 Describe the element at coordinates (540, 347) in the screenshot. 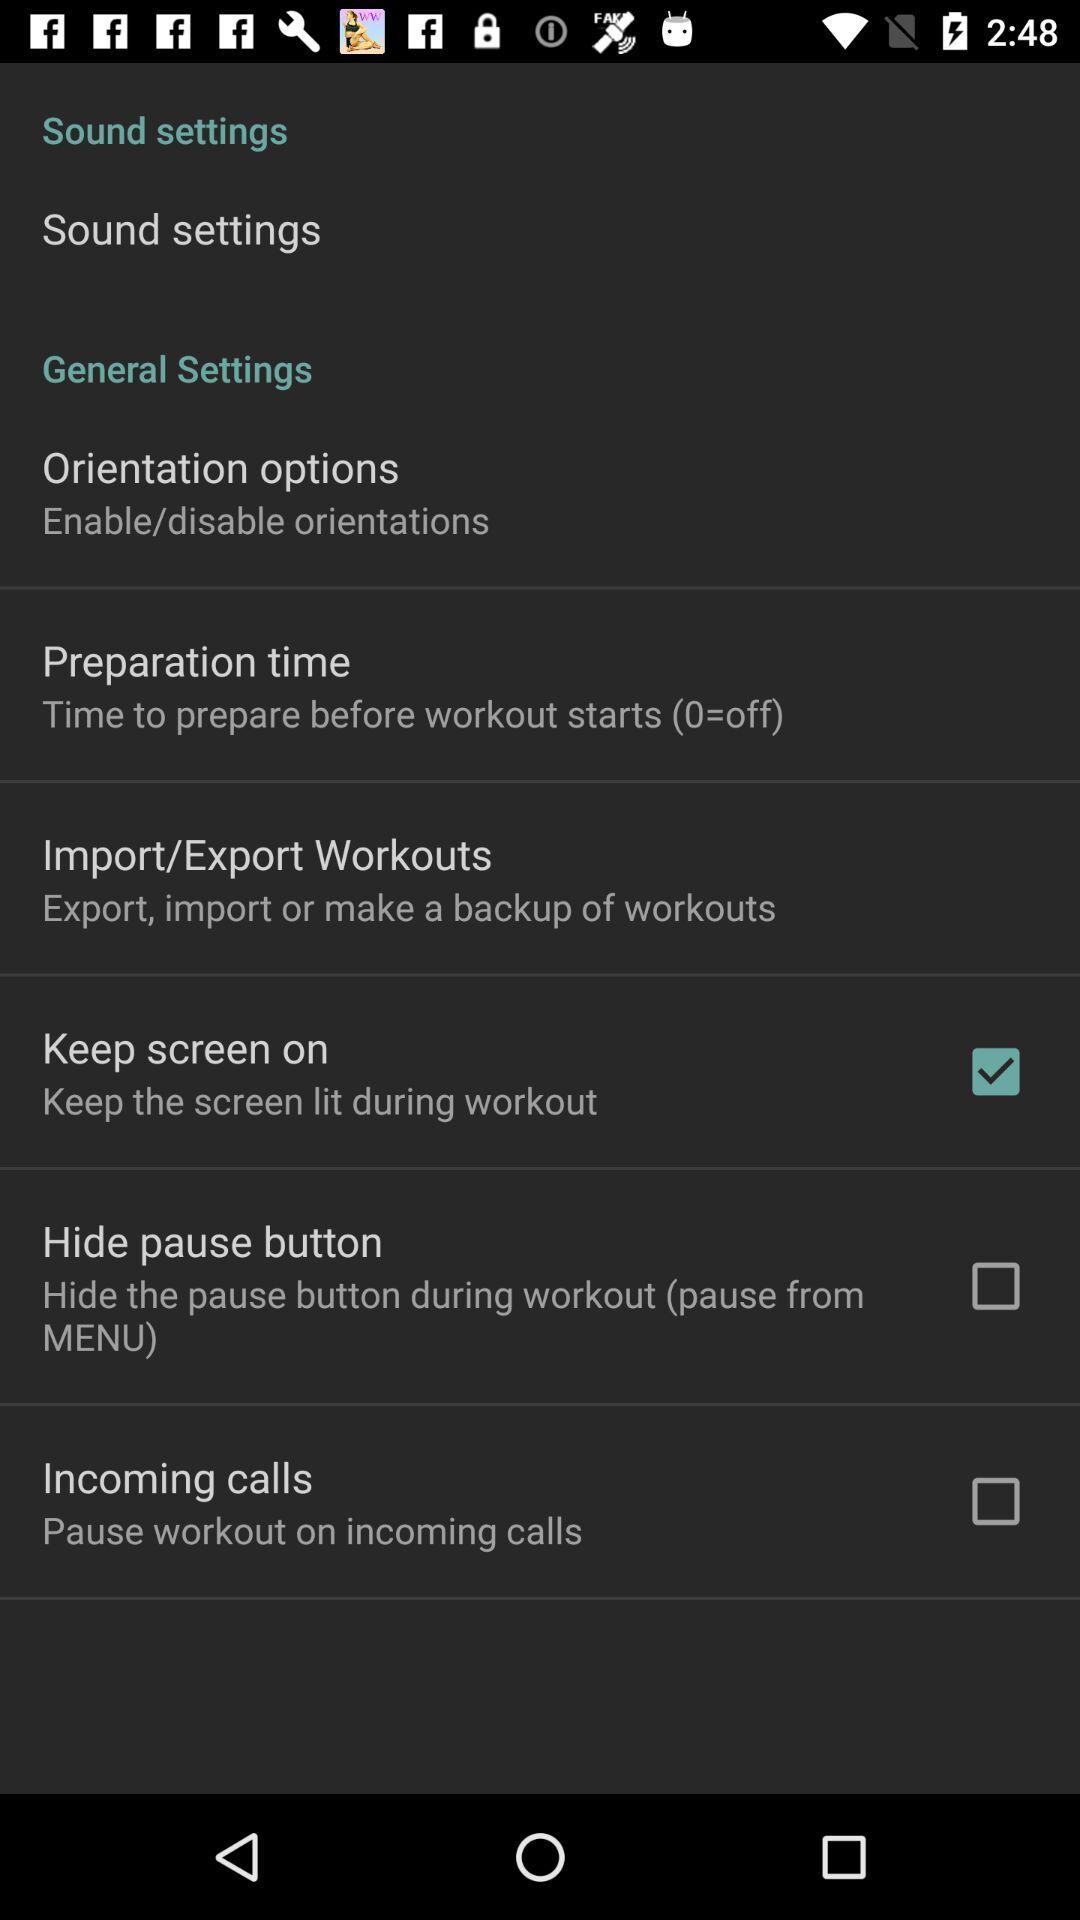

I see `general settings icon` at that location.